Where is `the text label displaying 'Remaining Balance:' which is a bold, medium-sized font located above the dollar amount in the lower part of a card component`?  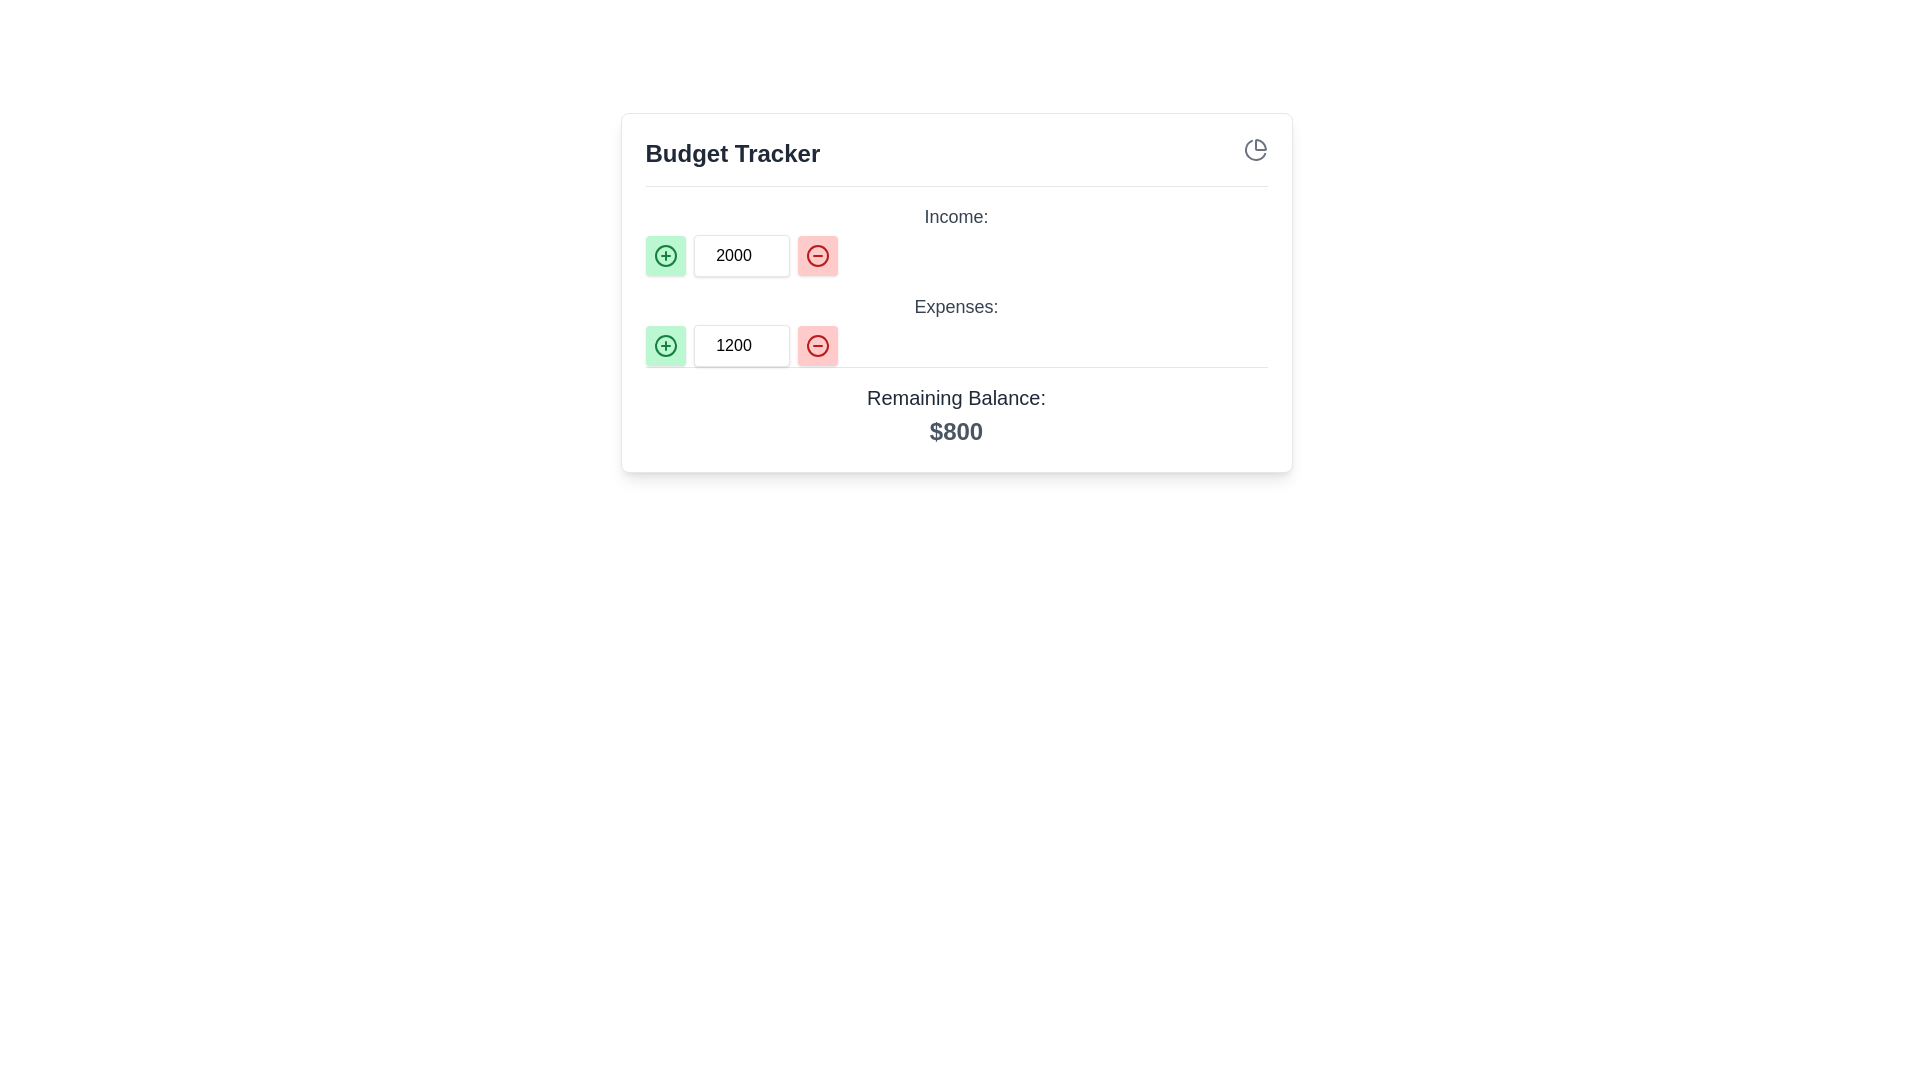 the text label displaying 'Remaining Balance:' which is a bold, medium-sized font located above the dollar amount in the lower part of a card component is located at coordinates (955, 397).